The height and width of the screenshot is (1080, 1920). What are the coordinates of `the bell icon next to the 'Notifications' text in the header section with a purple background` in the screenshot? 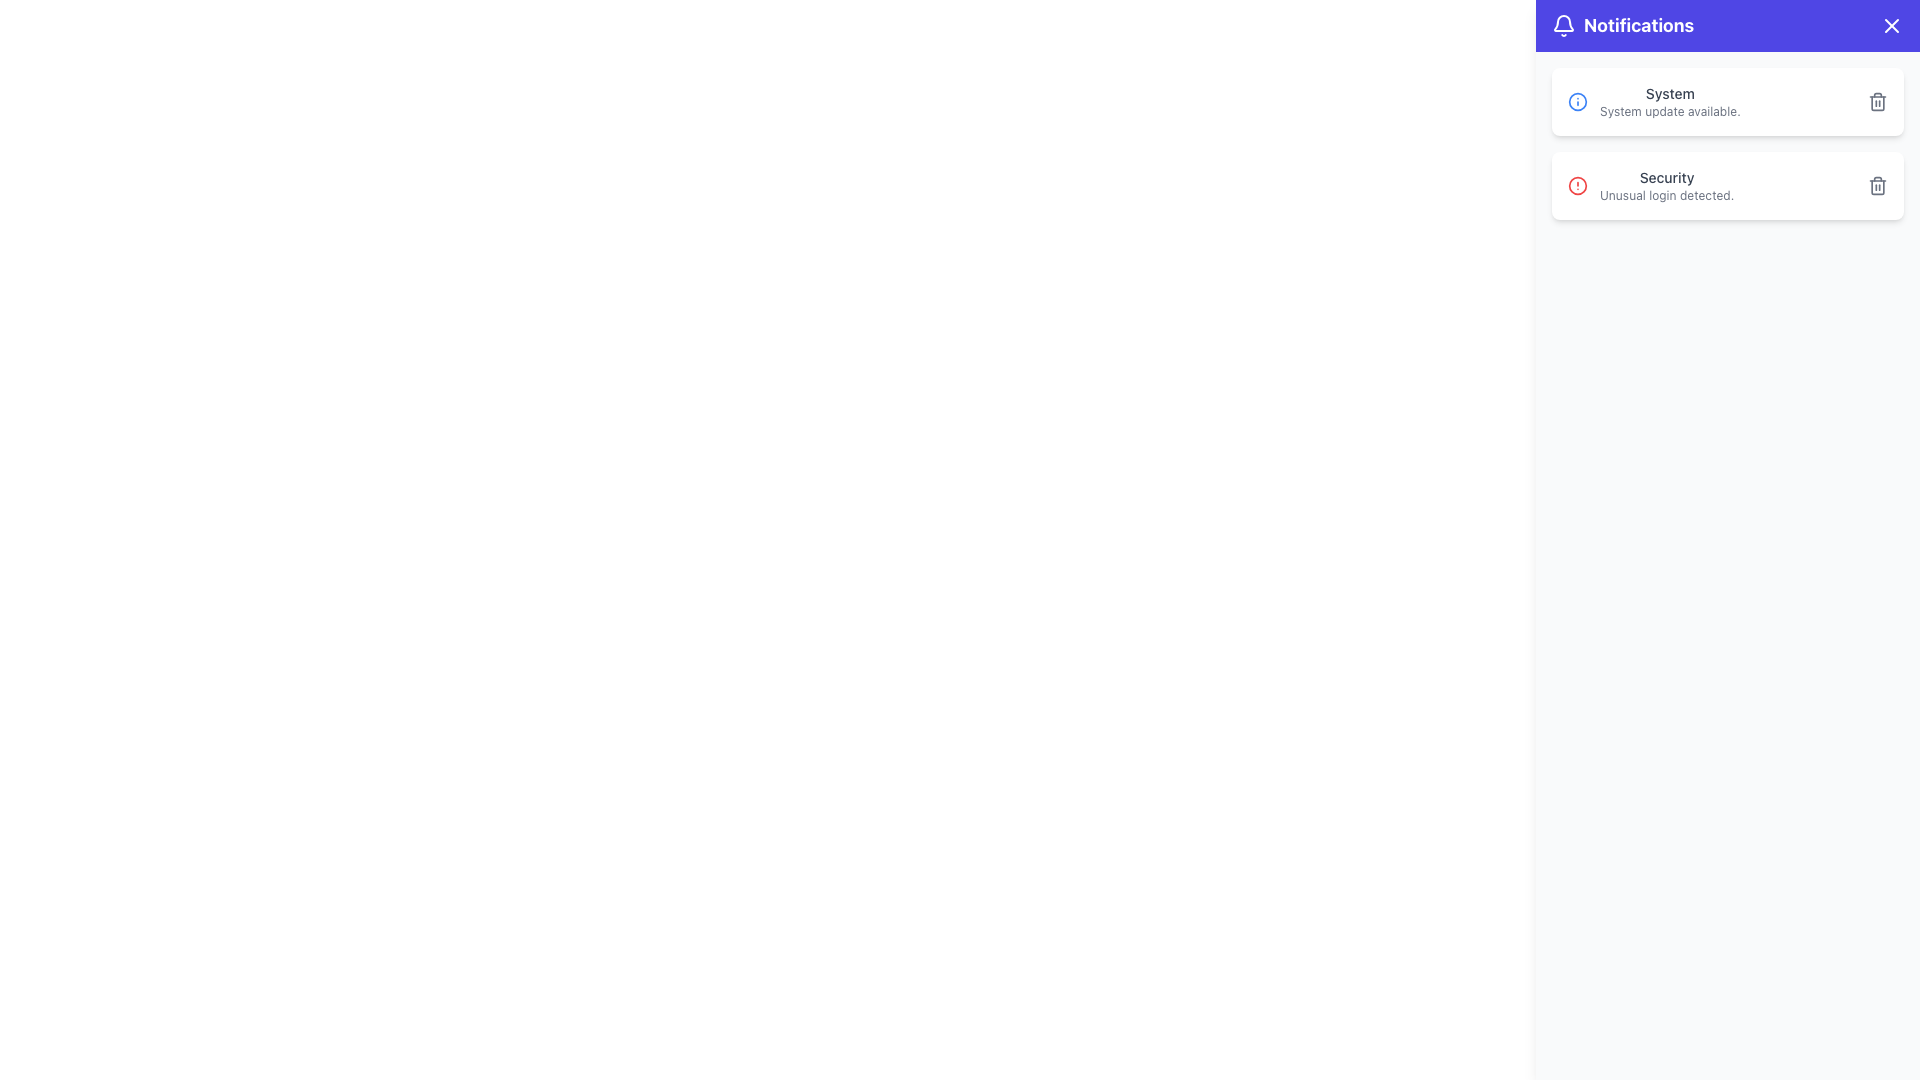 It's located at (1563, 26).